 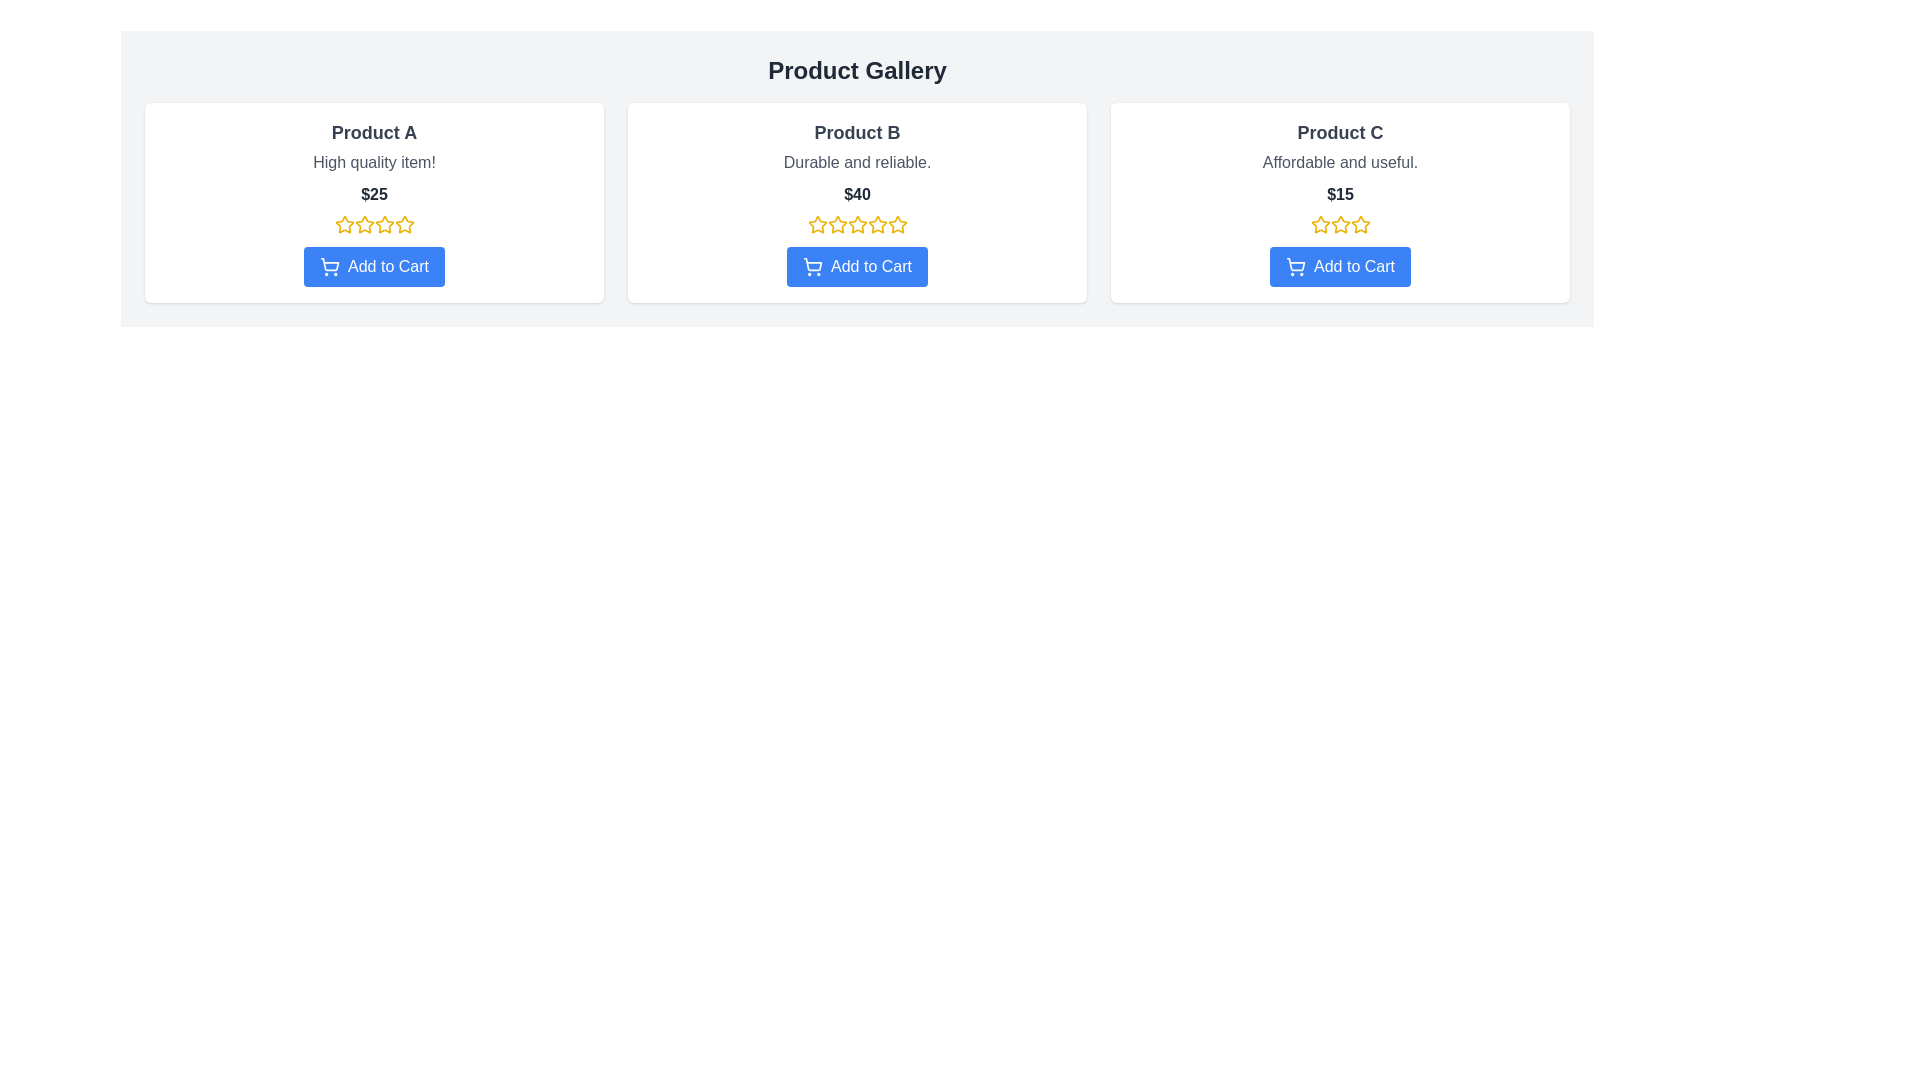 What do you see at coordinates (374, 132) in the screenshot?
I see `the product title text label located at the top-center of its card-like structure in the product grid` at bounding box center [374, 132].